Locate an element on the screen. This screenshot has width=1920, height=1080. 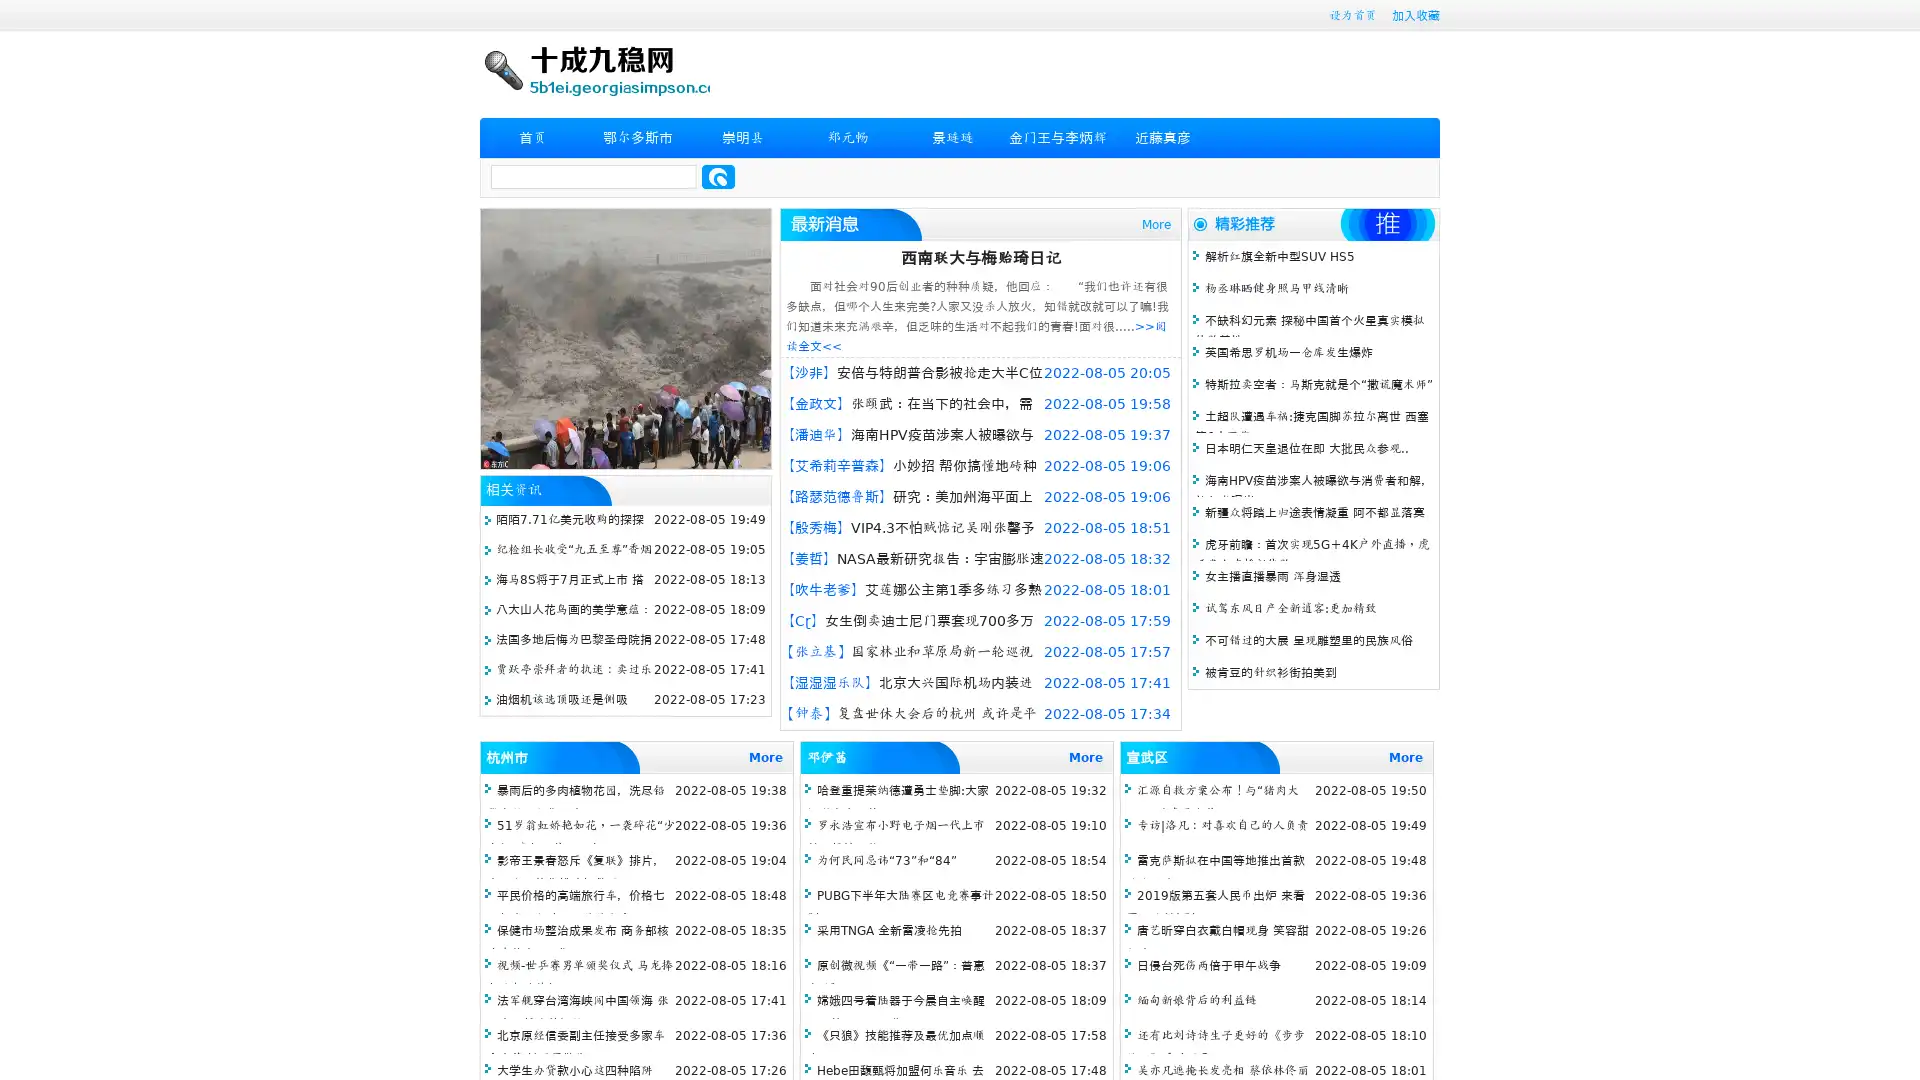
Search is located at coordinates (718, 176).